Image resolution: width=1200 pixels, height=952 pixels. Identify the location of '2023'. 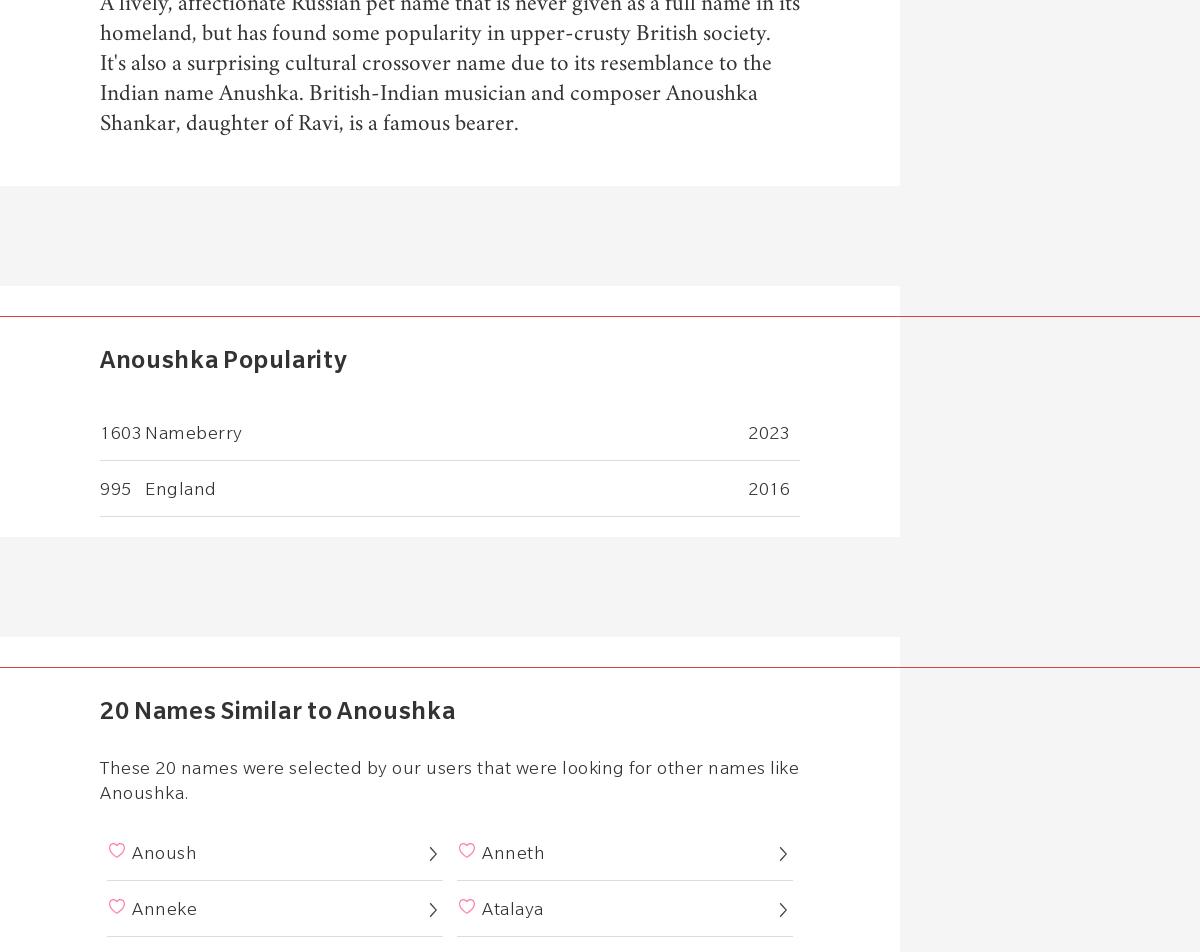
(767, 431).